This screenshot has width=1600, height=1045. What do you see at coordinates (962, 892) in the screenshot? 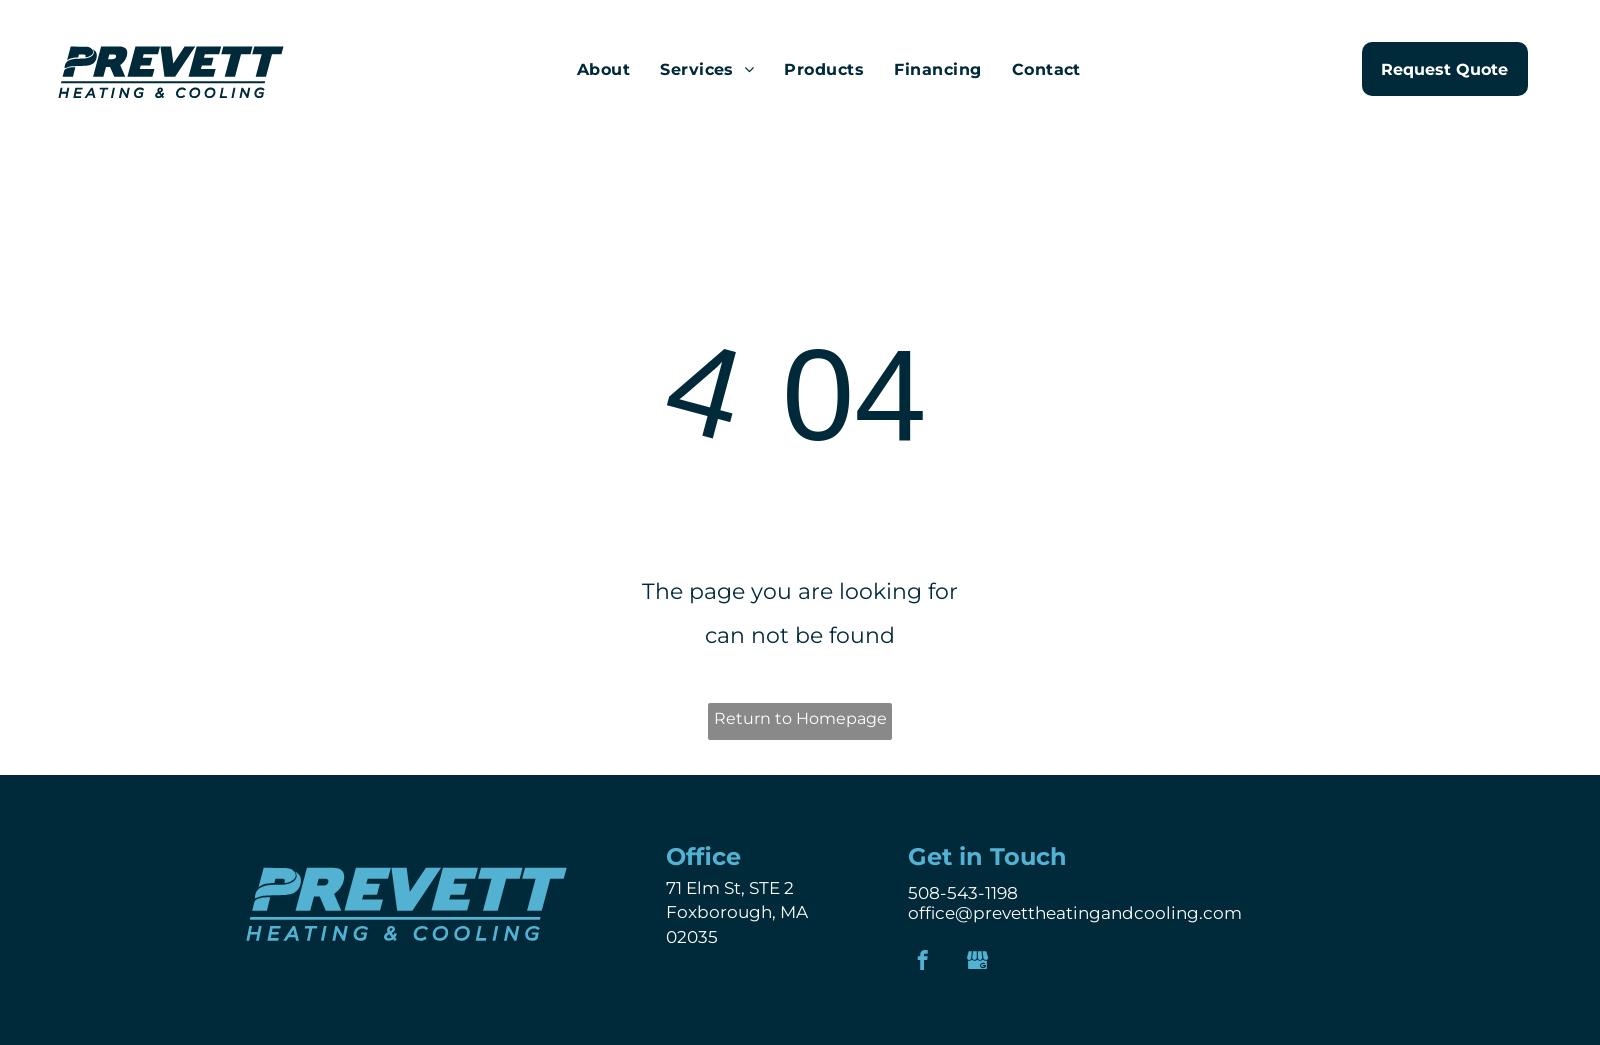
I see `'508-543-1198'` at bounding box center [962, 892].